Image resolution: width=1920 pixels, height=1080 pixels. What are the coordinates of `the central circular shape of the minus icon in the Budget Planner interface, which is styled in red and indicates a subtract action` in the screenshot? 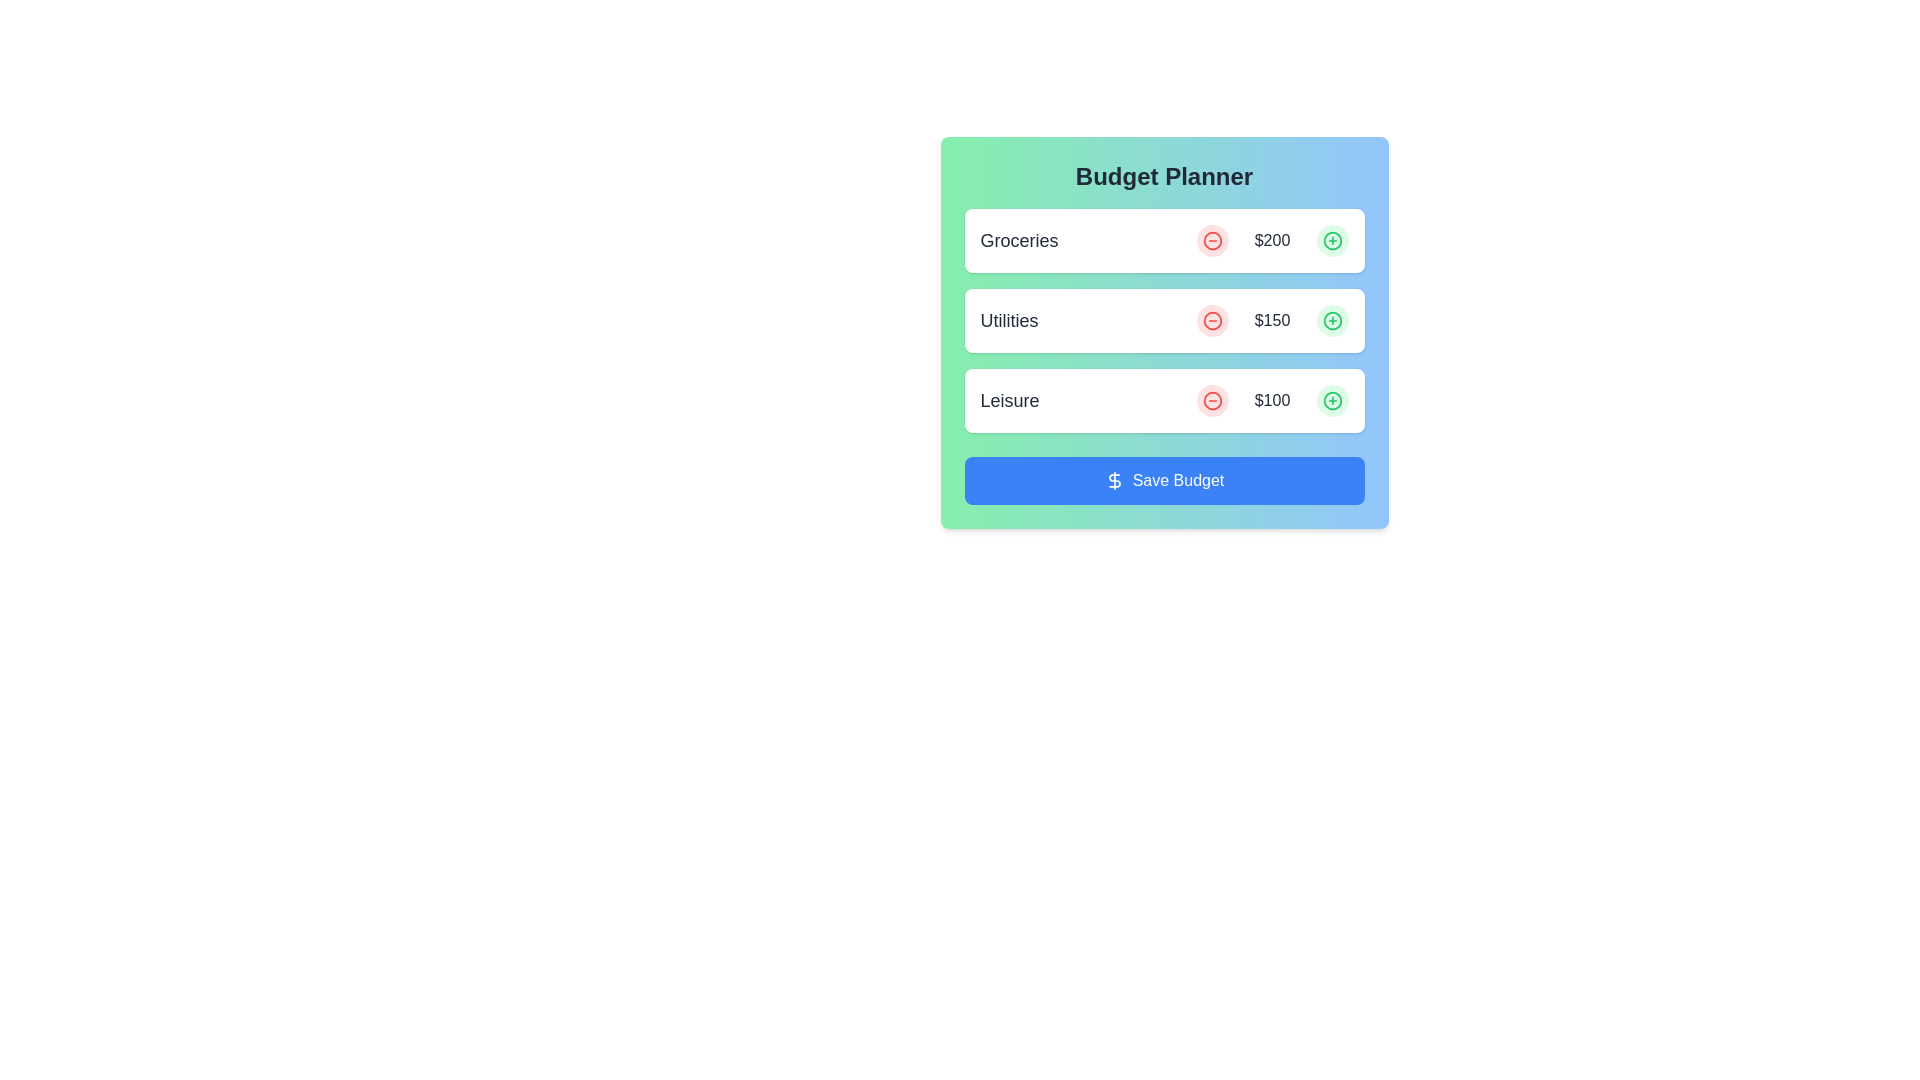 It's located at (1211, 239).